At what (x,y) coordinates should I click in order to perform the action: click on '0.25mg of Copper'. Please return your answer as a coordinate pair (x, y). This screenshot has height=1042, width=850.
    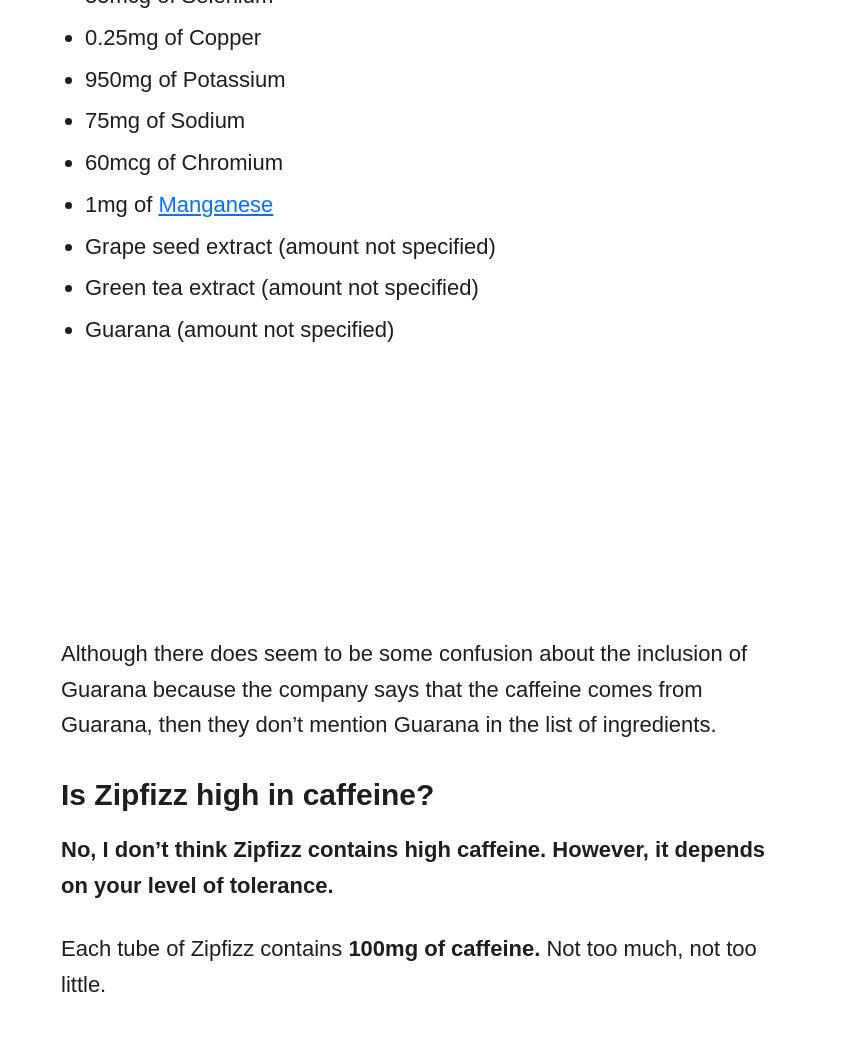
    Looking at the image, I should click on (171, 35).